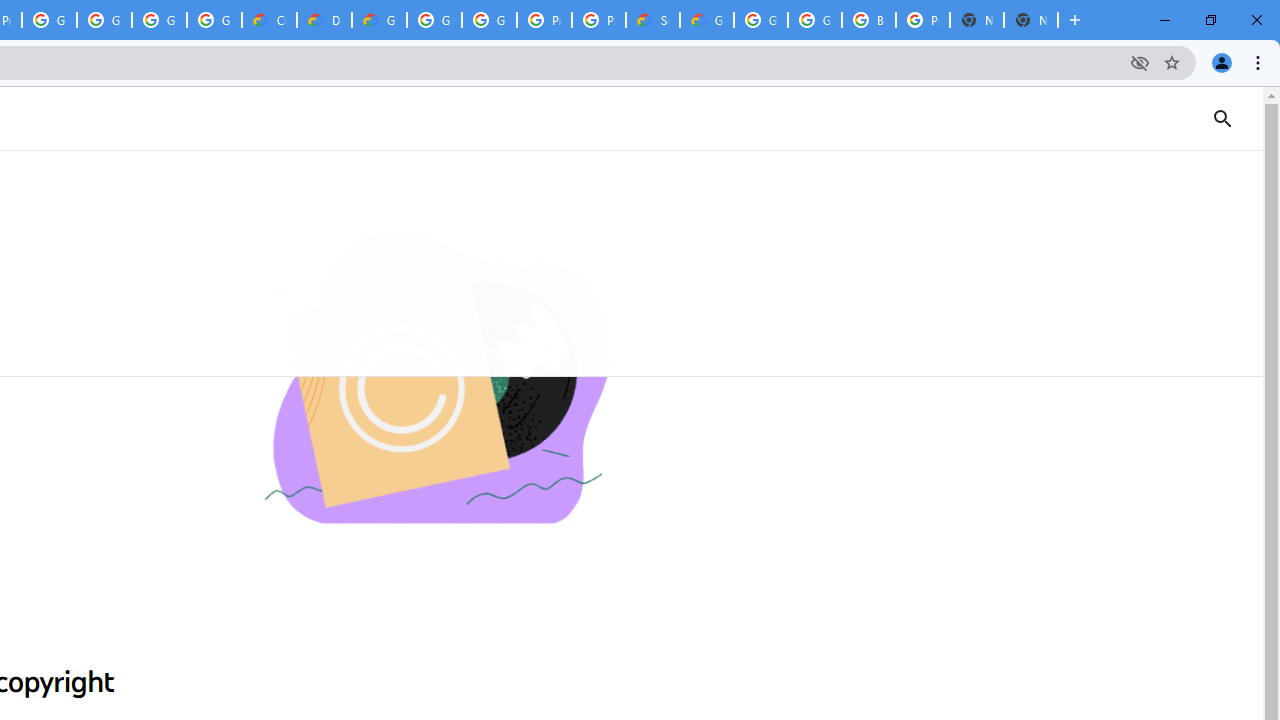 This screenshot has width=1280, height=720. What do you see at coordinates (379, 20) in the screenshot?
I see `'Gemini for Business and Developers | Google Cloud'` at bounding box center [379, 20].